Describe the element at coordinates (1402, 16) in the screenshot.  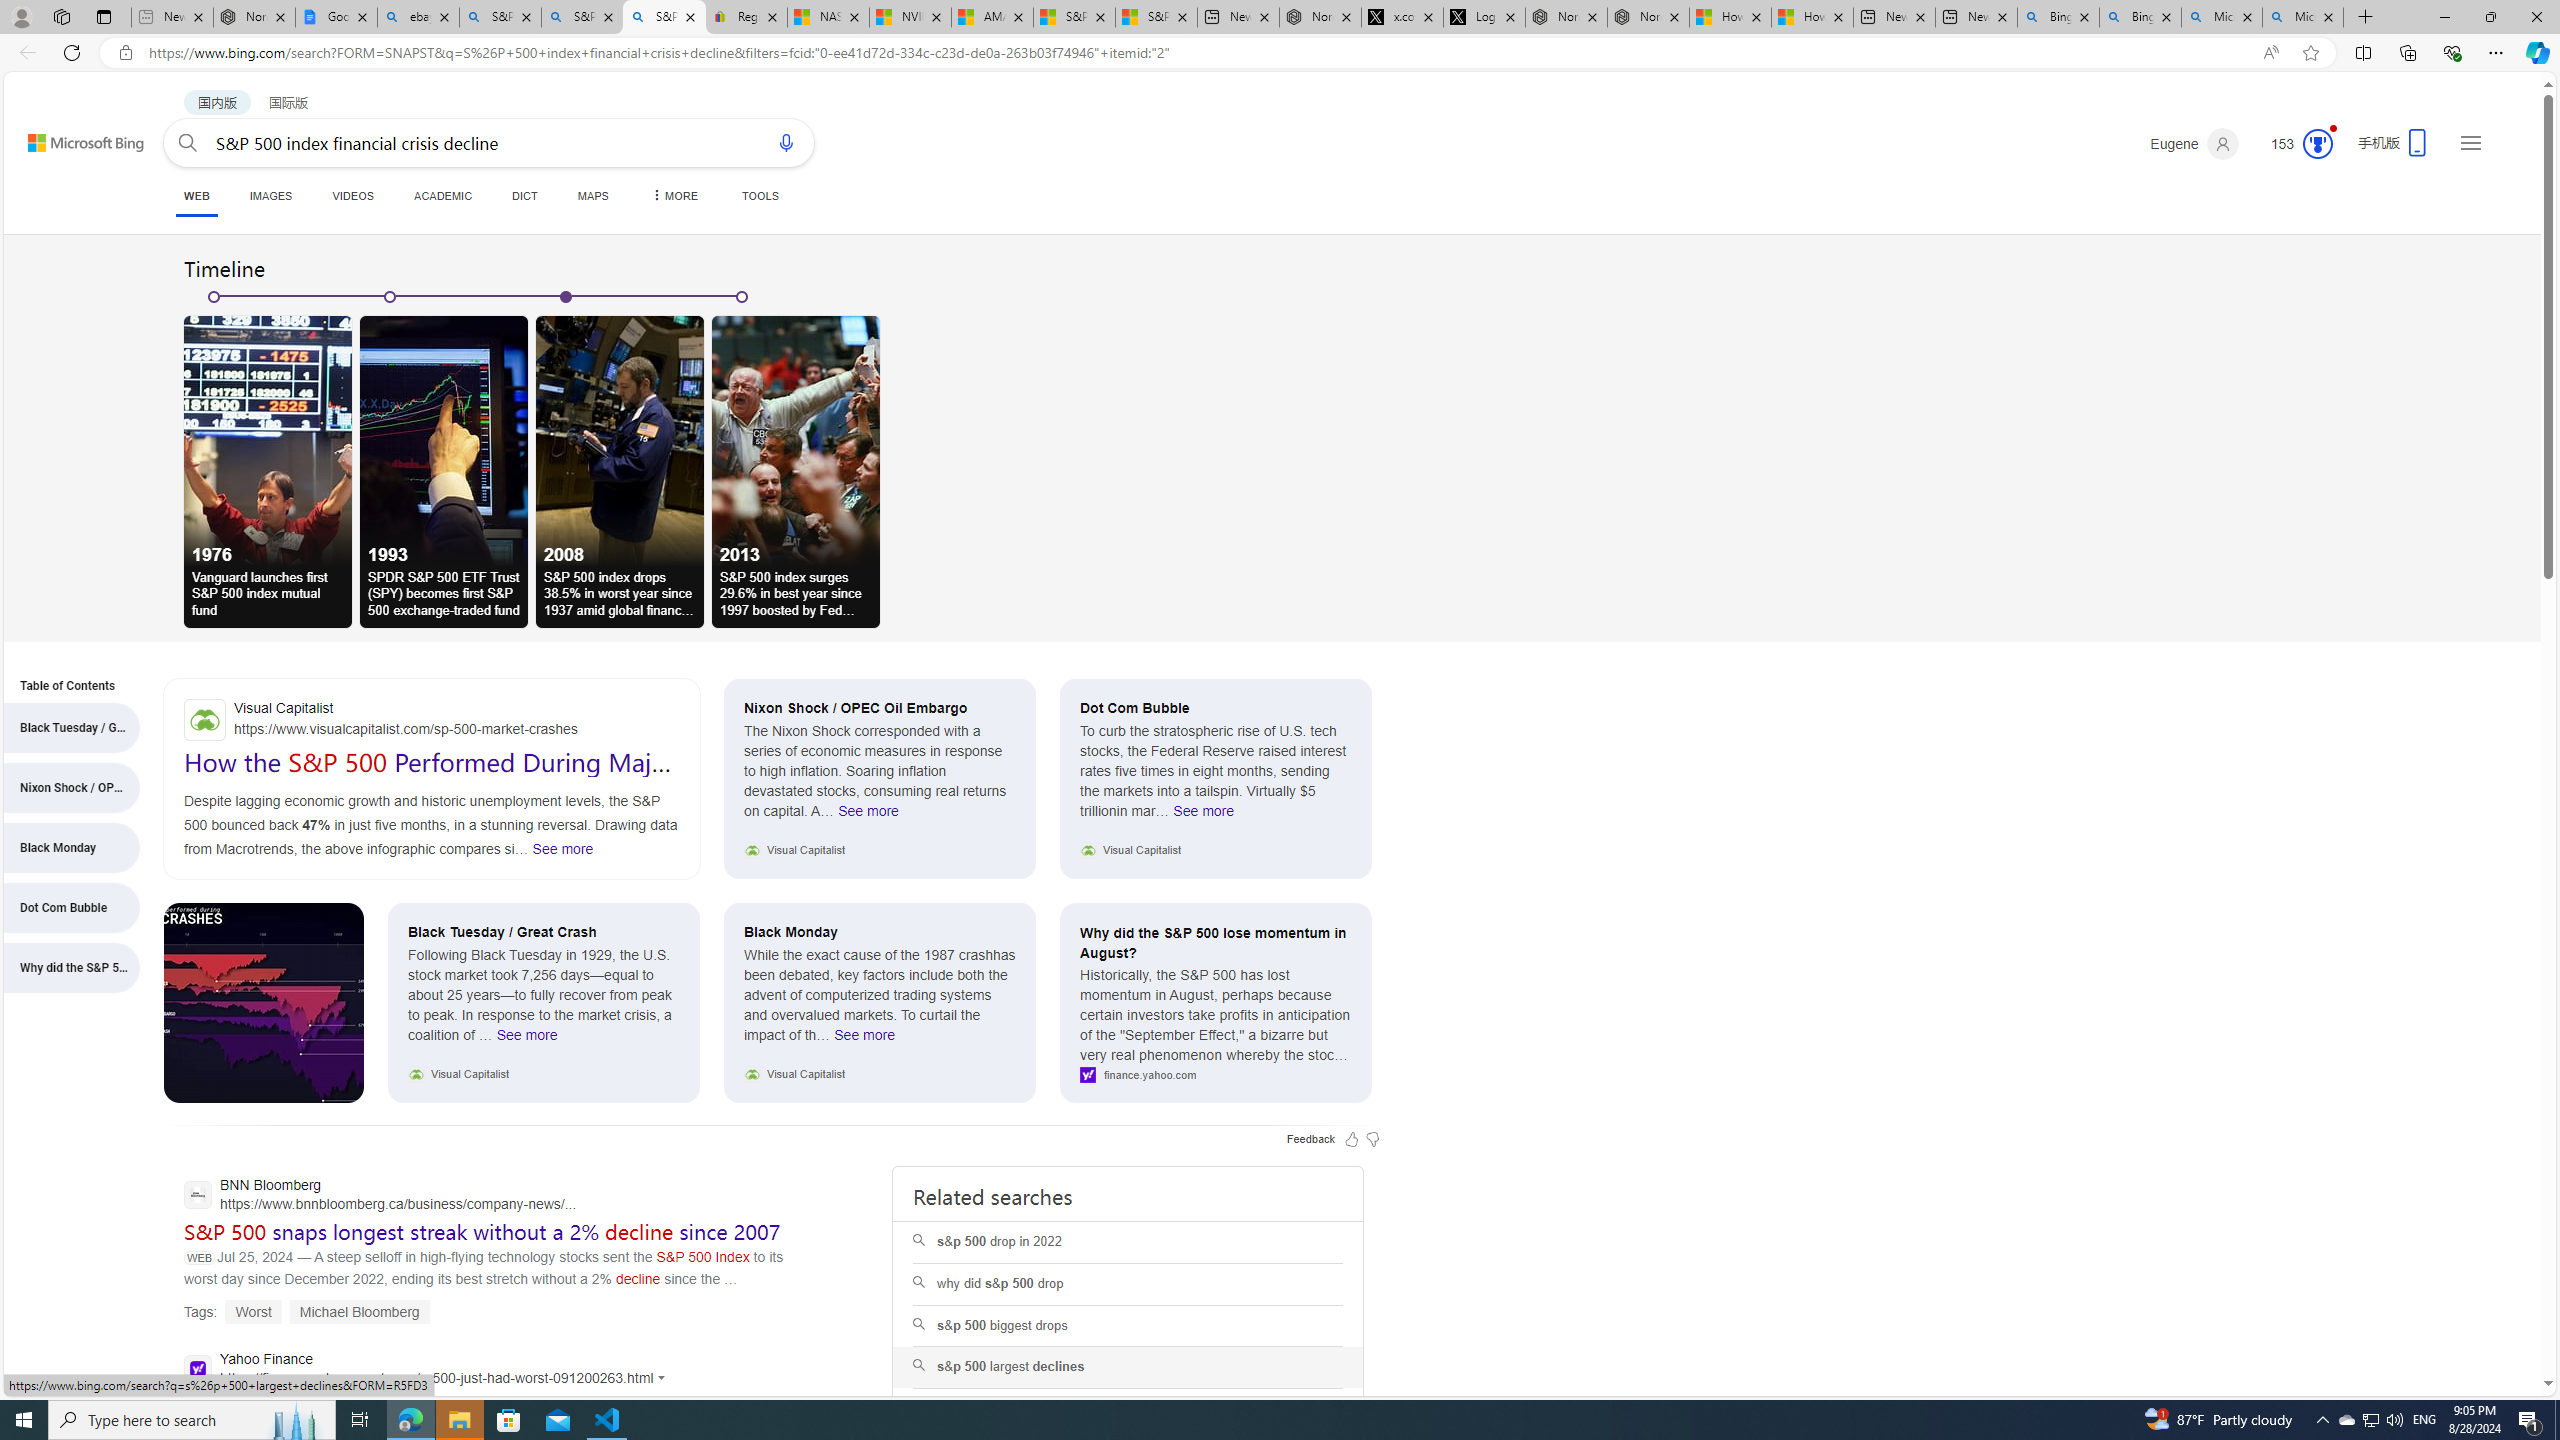
I see `'x.com/NordaceOfficial'` at that location.